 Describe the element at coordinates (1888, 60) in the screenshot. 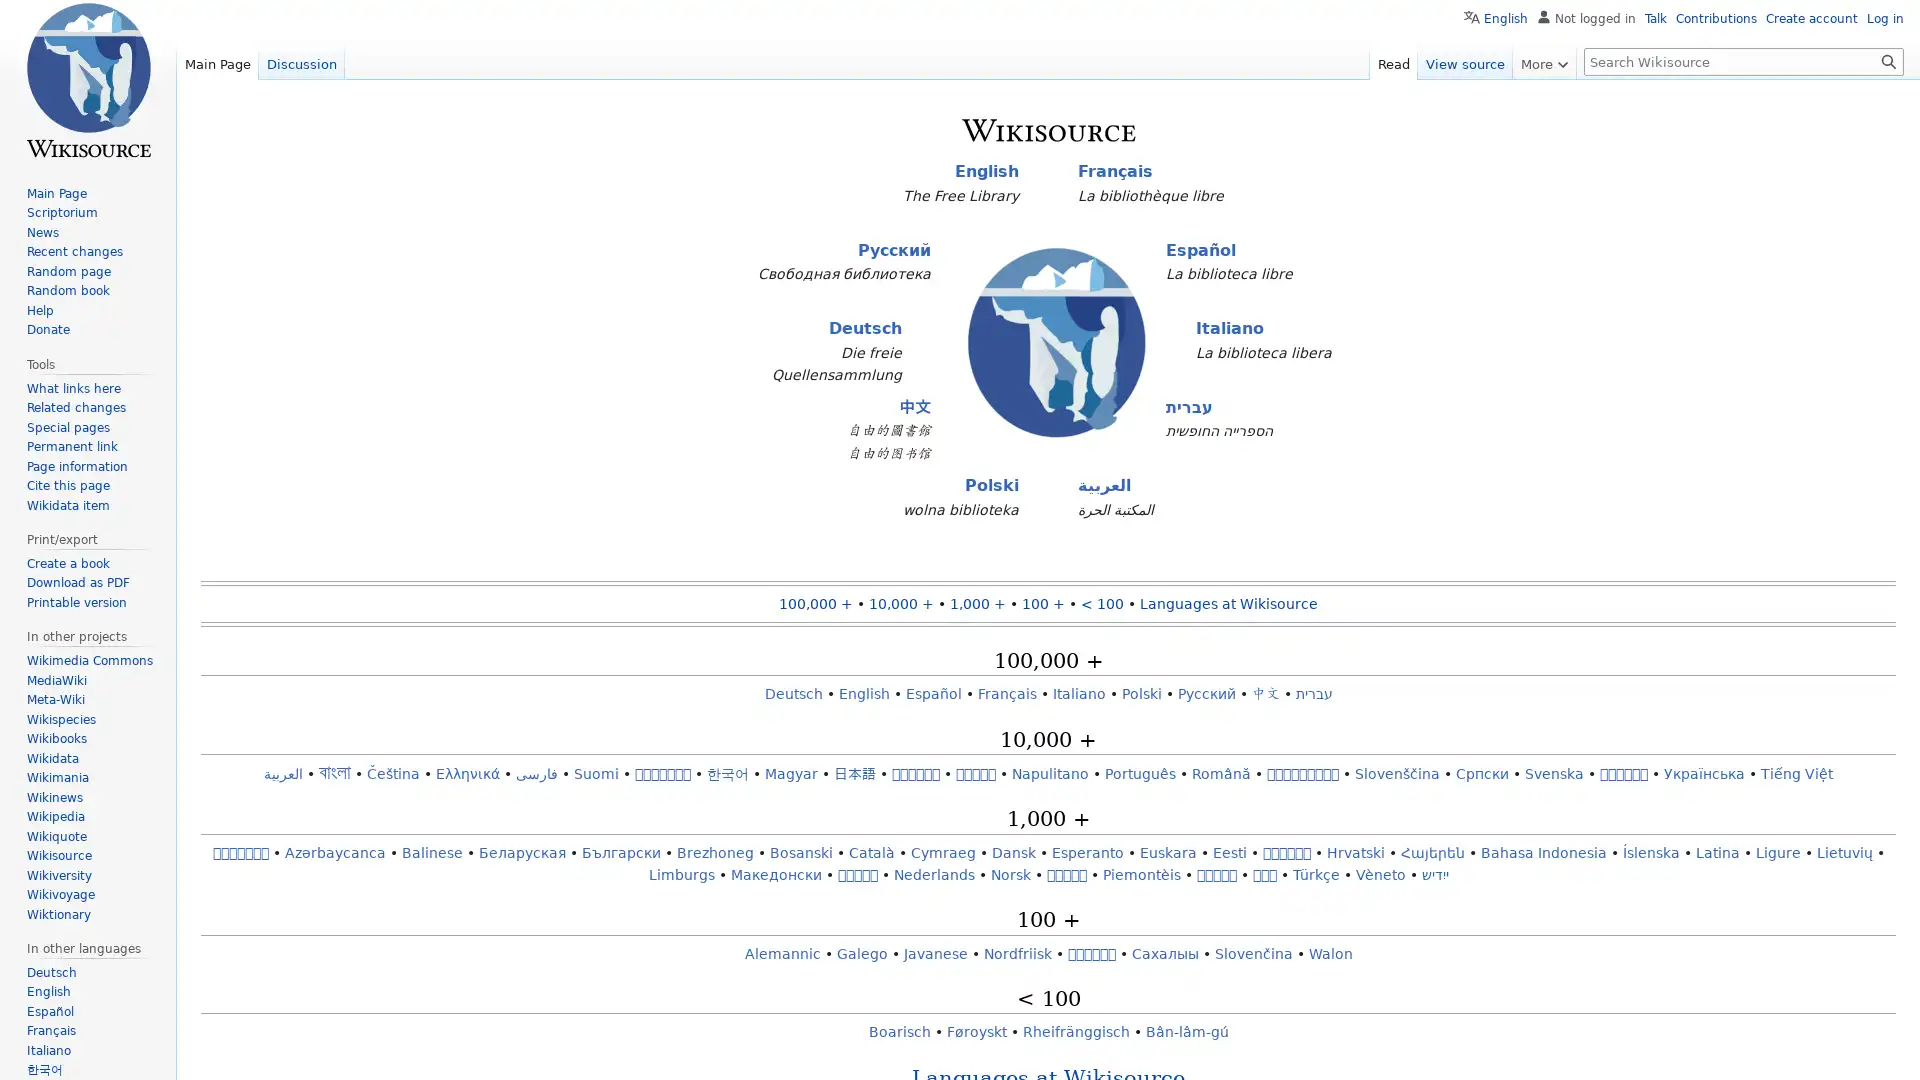

I see `Search` at that location.